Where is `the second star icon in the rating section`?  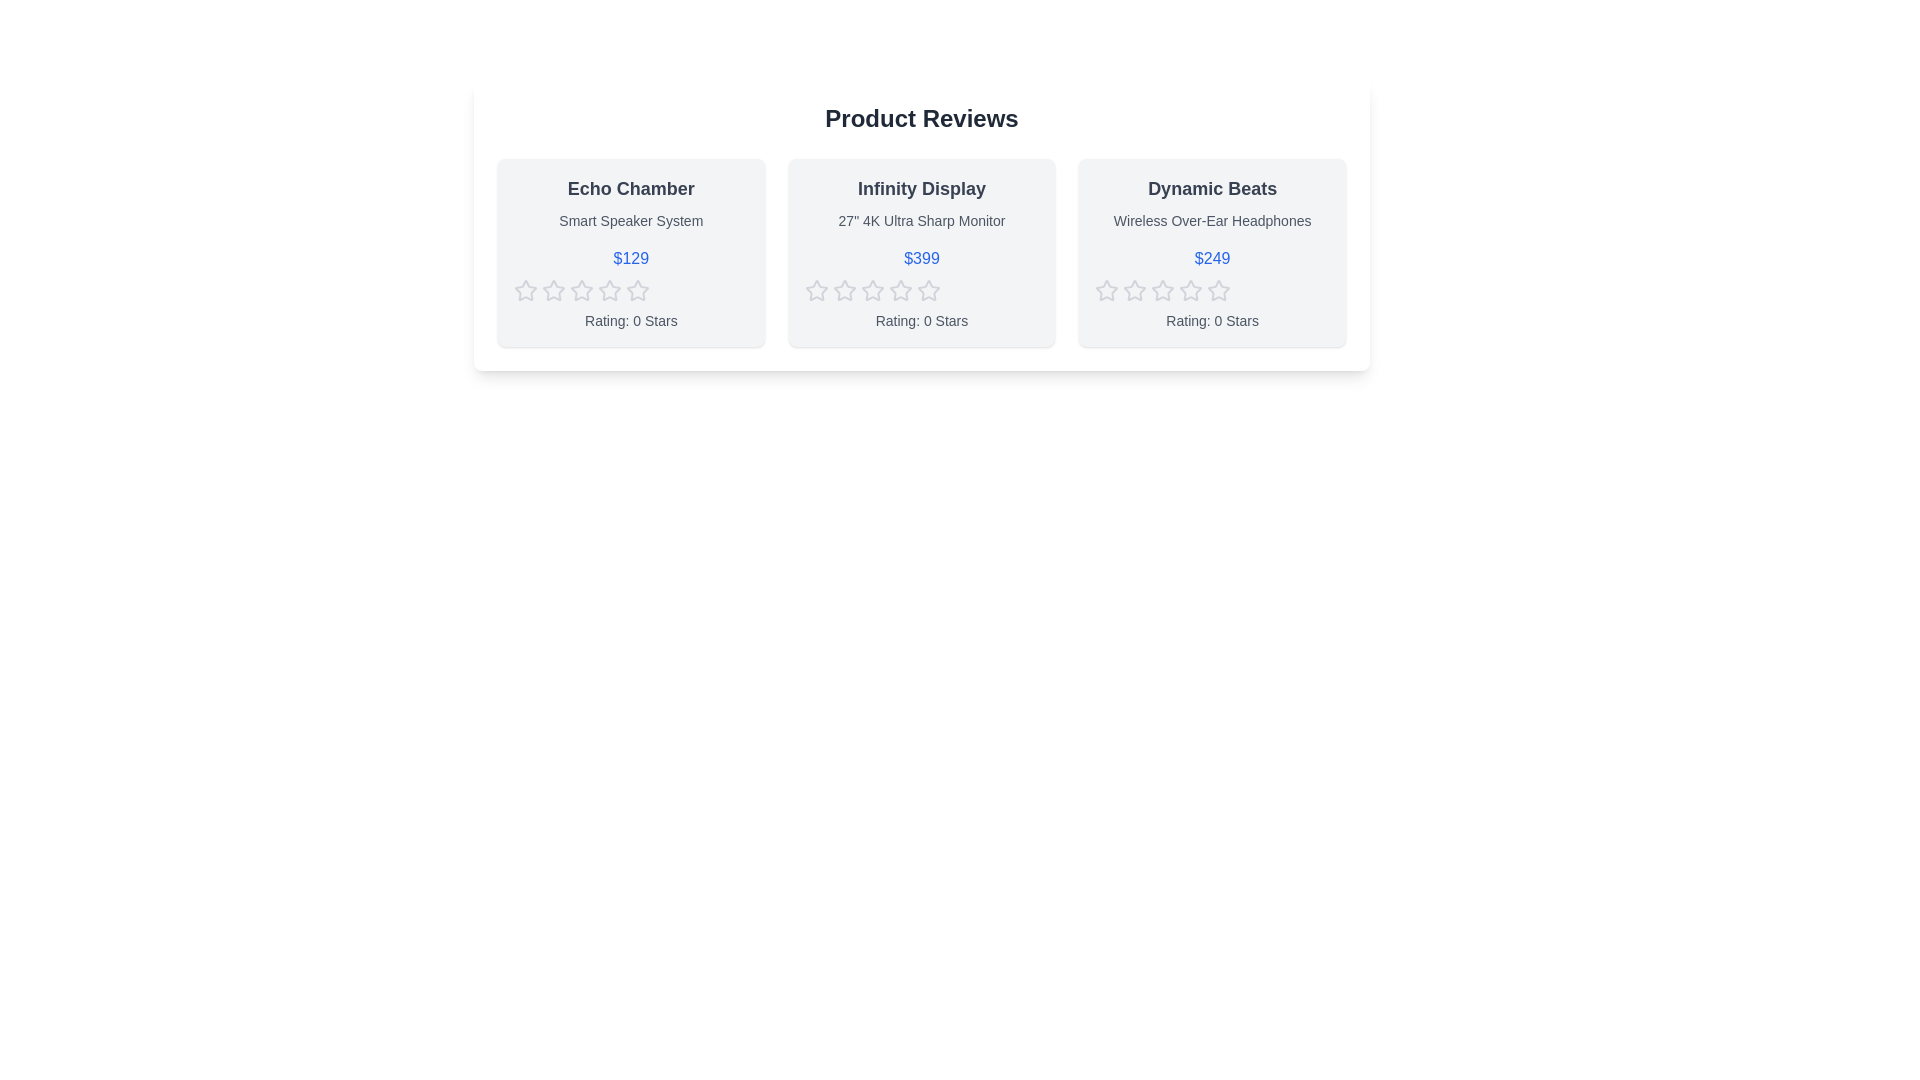
the second star icon in the rating section is located at coordinates (872, 290).